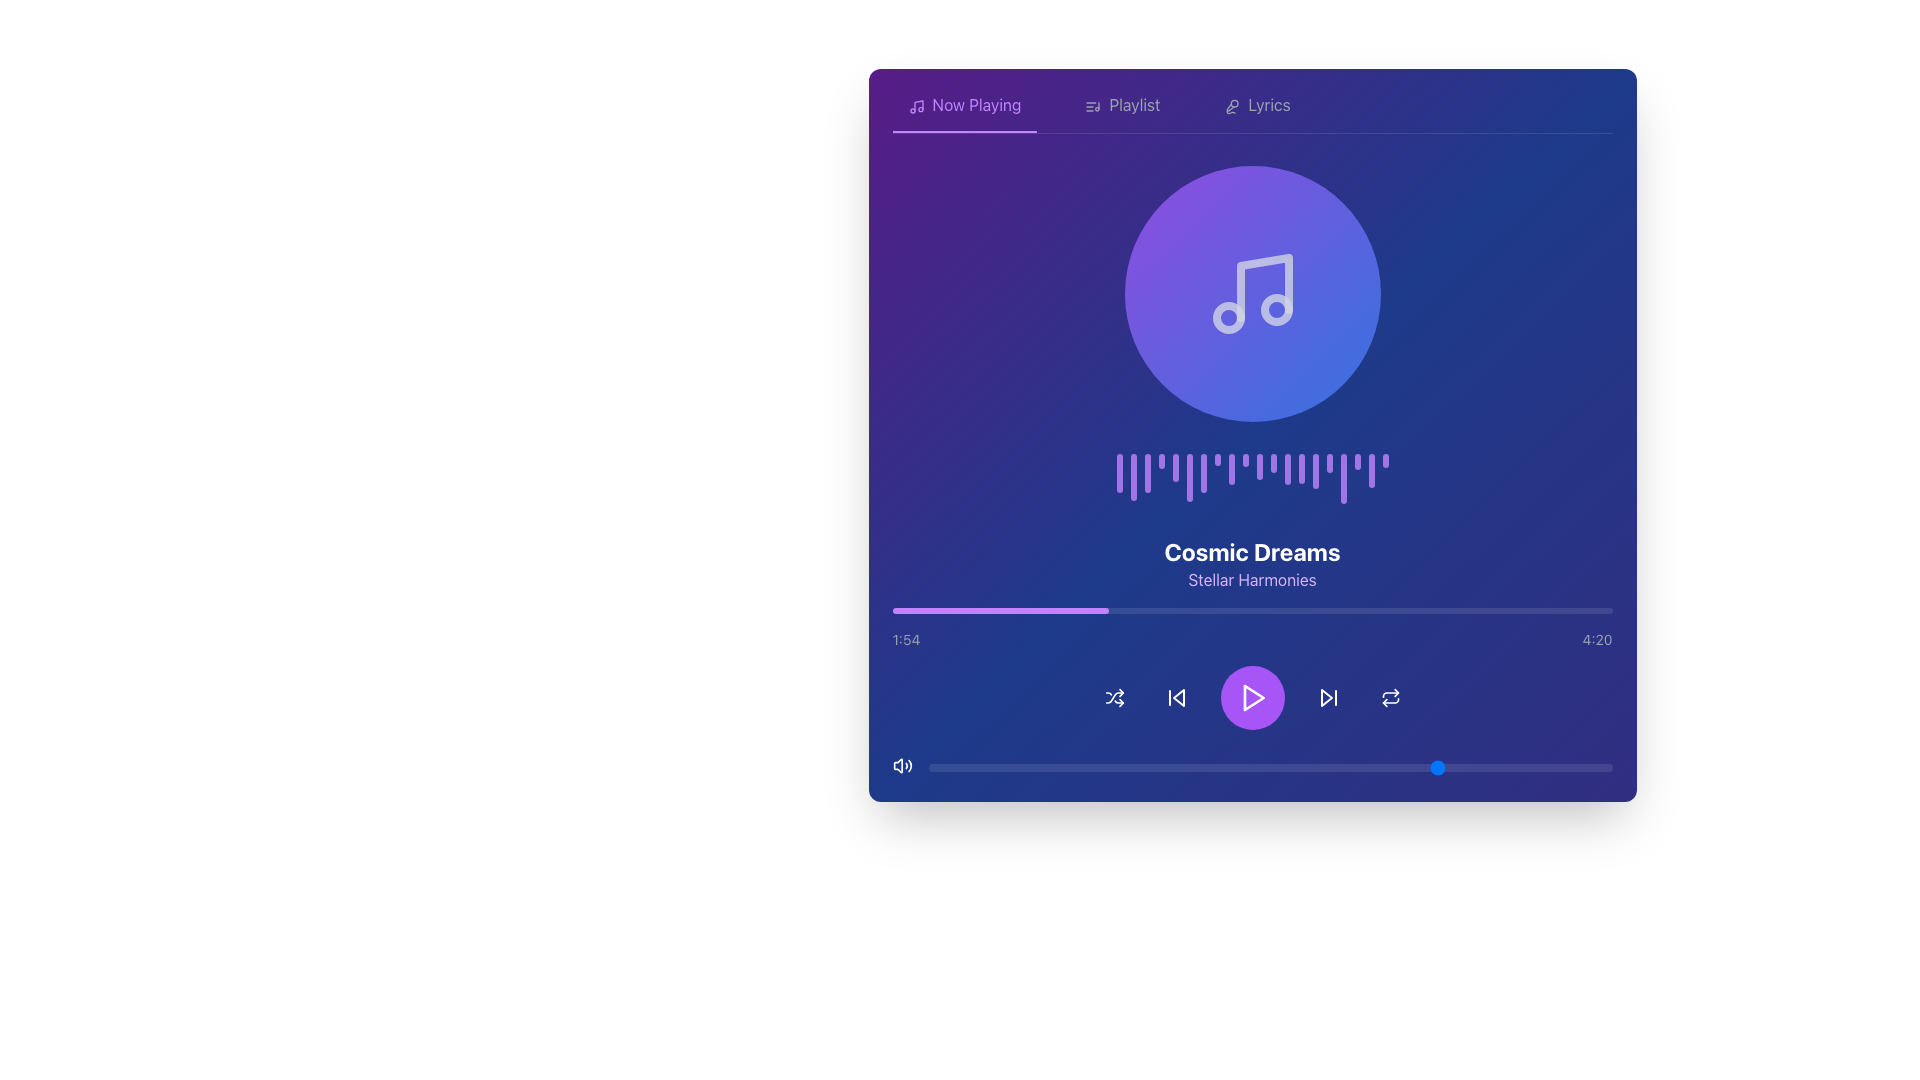 The image size is (1920, 1080). Describe the element at coordinates (1096, 609) in the screenshot. I see `playback progress` at that location.